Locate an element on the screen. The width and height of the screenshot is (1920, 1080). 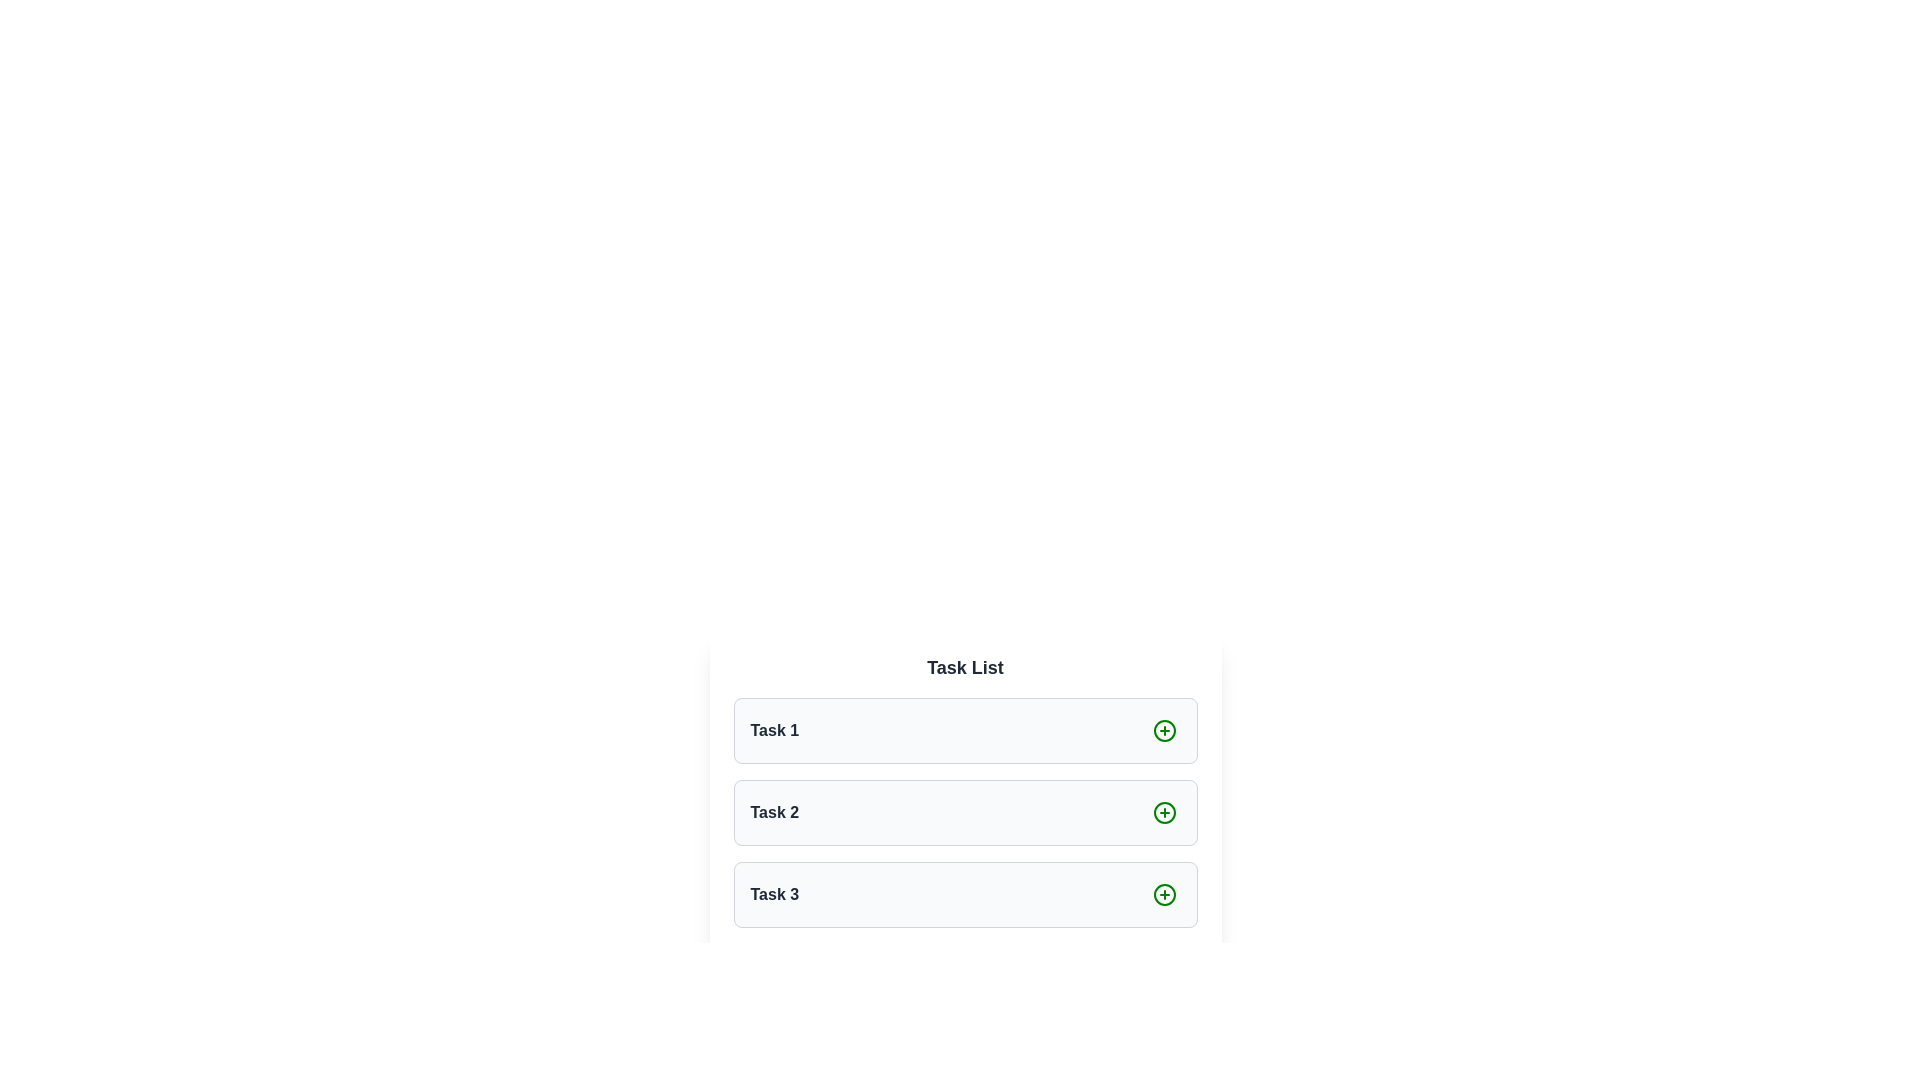
the Text label displaying the title of the task located in the topmost task item of the 'Task List.' is located at coordinates (773, 731).